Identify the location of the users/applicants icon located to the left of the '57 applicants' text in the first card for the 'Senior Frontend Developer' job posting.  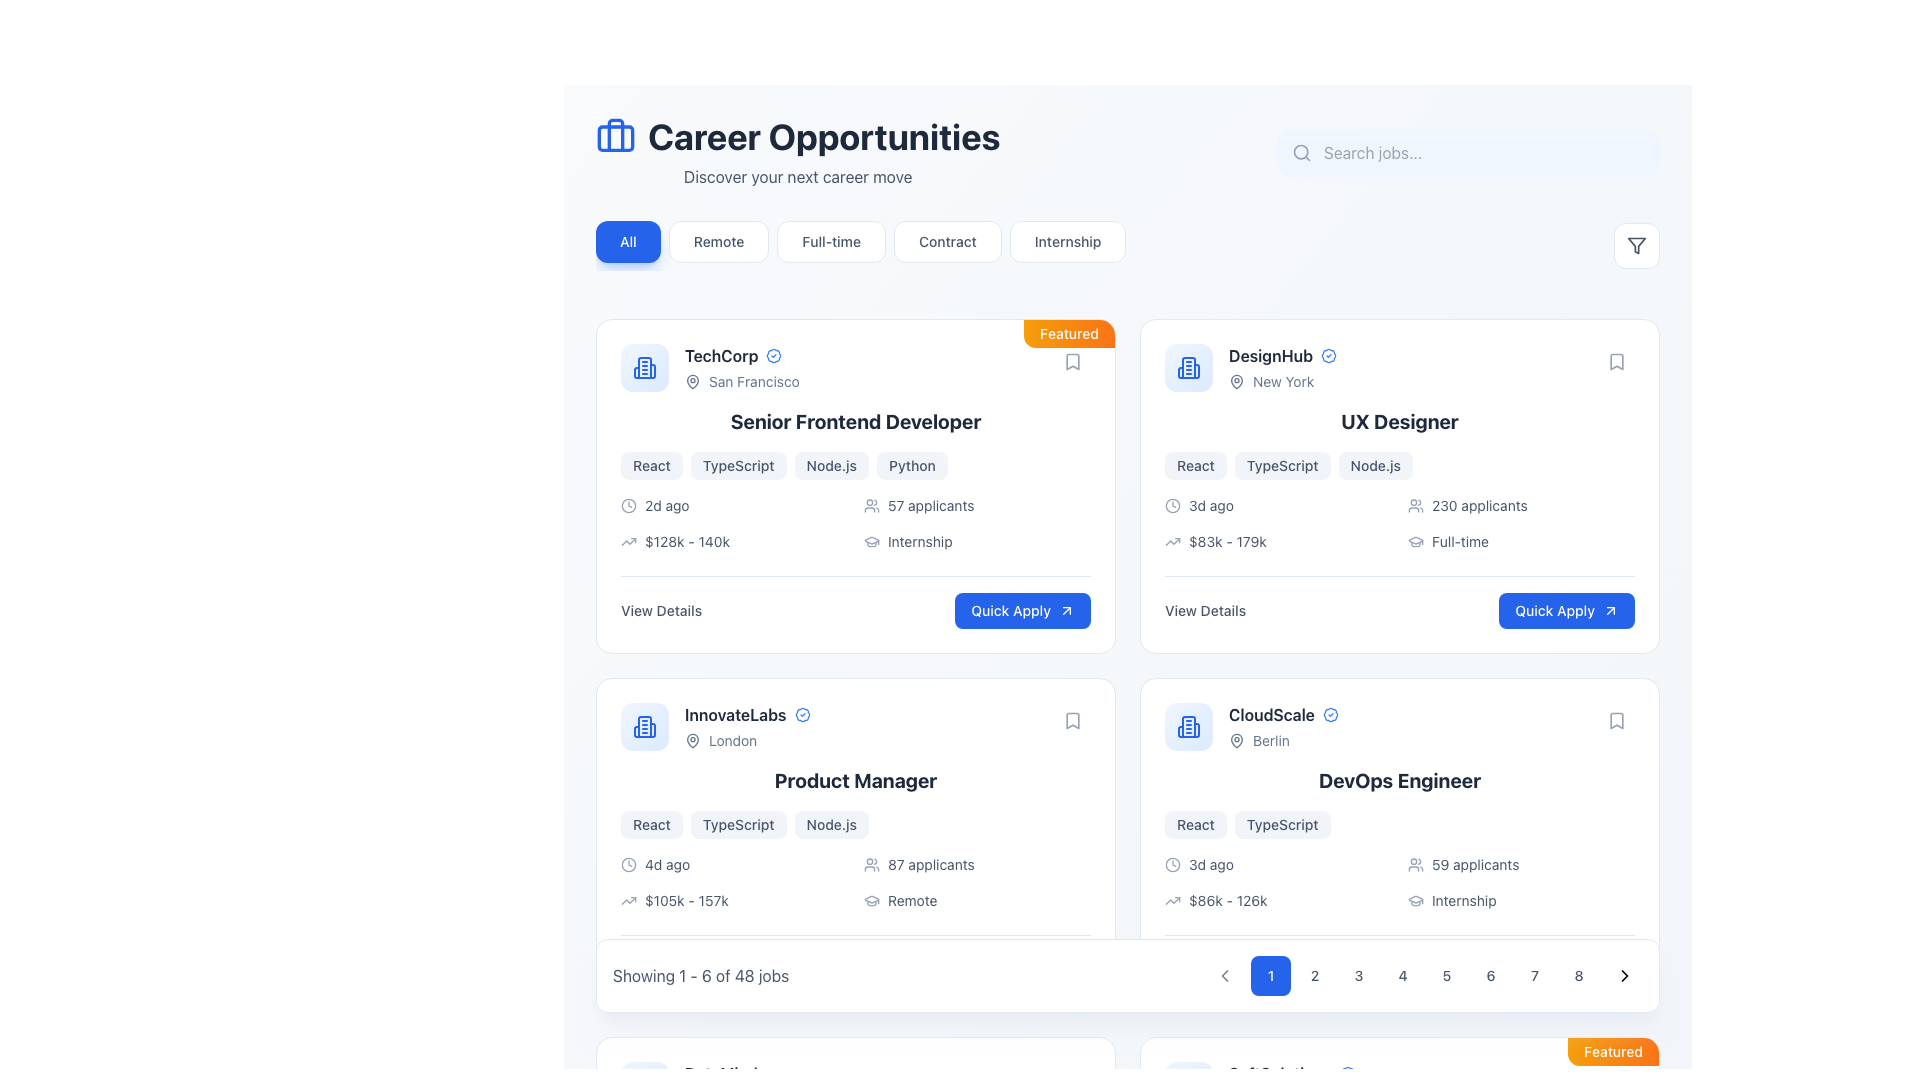
(872, 504).